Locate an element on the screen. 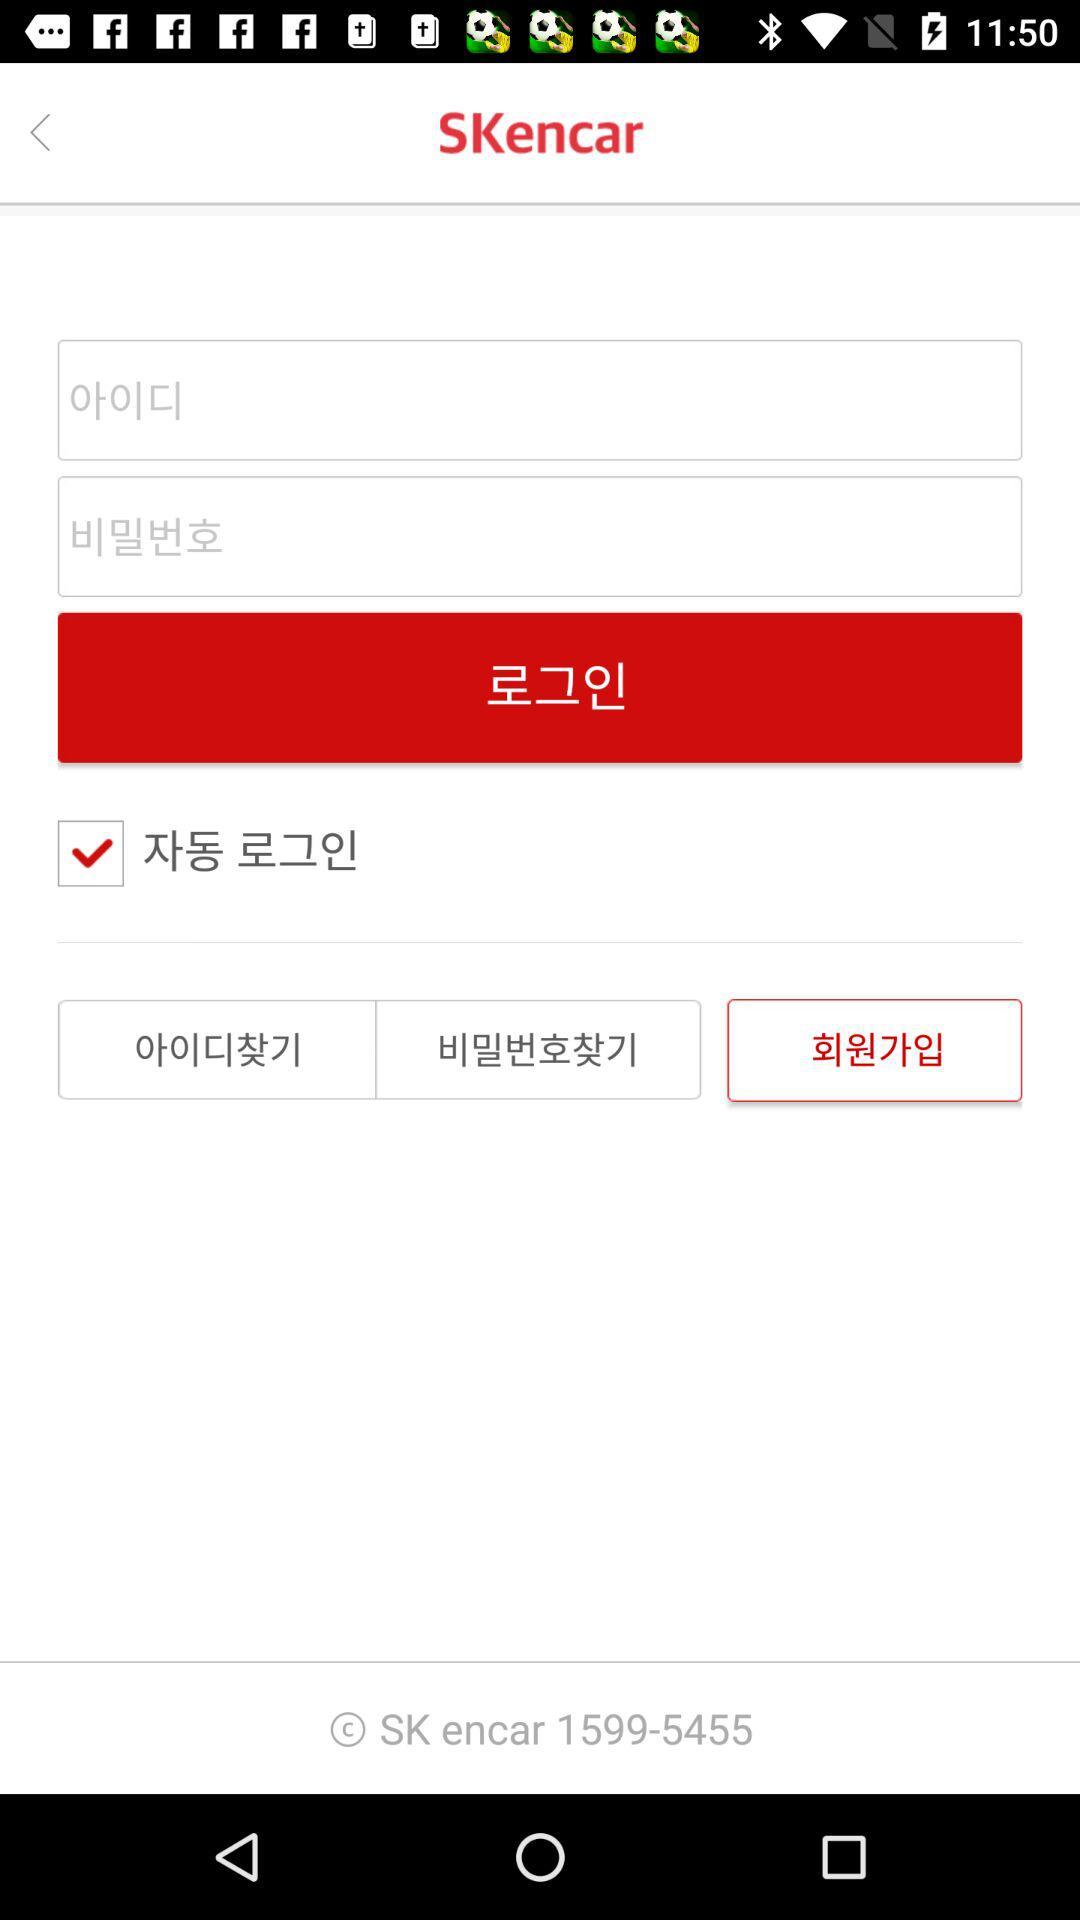 The height and width of the screenshot is (1920, 1080). the back button from the top left is located at coordinates (39, 131).